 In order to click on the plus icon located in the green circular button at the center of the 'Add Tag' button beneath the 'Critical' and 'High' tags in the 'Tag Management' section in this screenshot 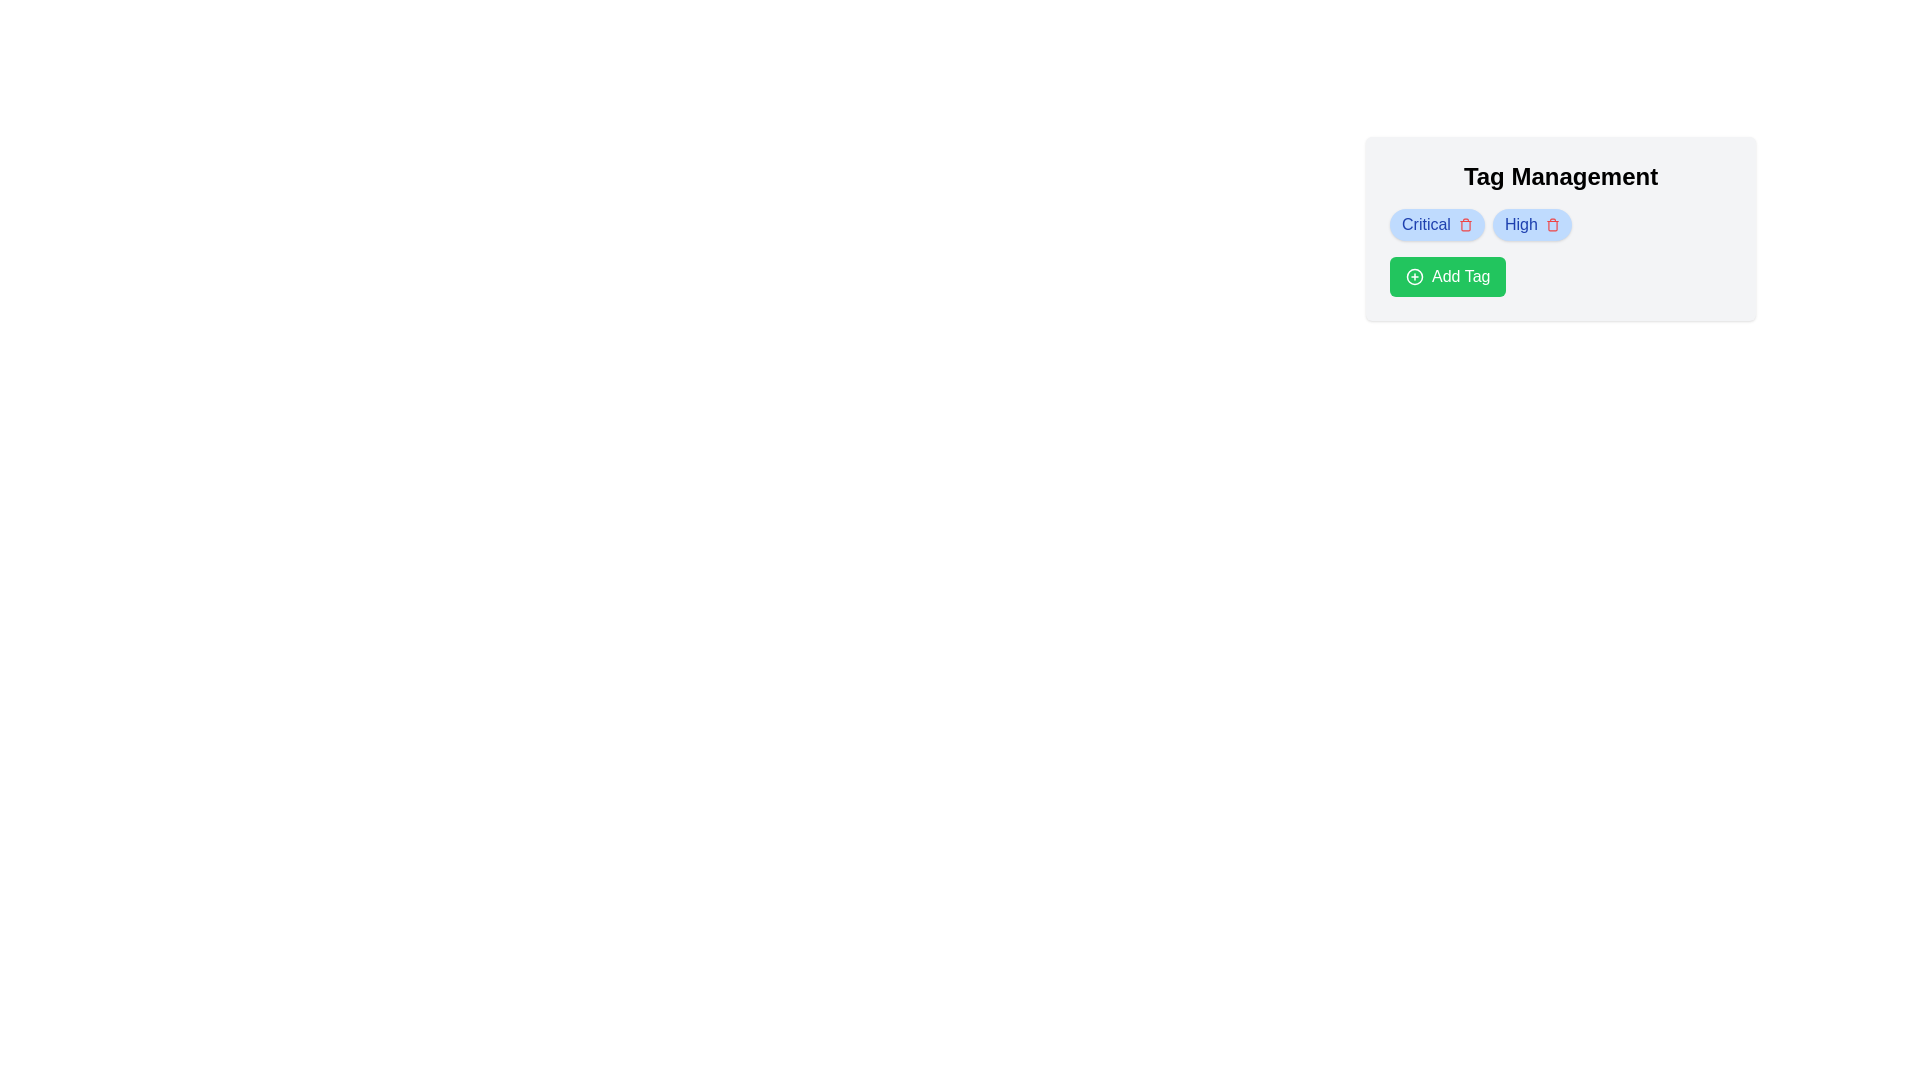, I will do `click(1414, 277)`.